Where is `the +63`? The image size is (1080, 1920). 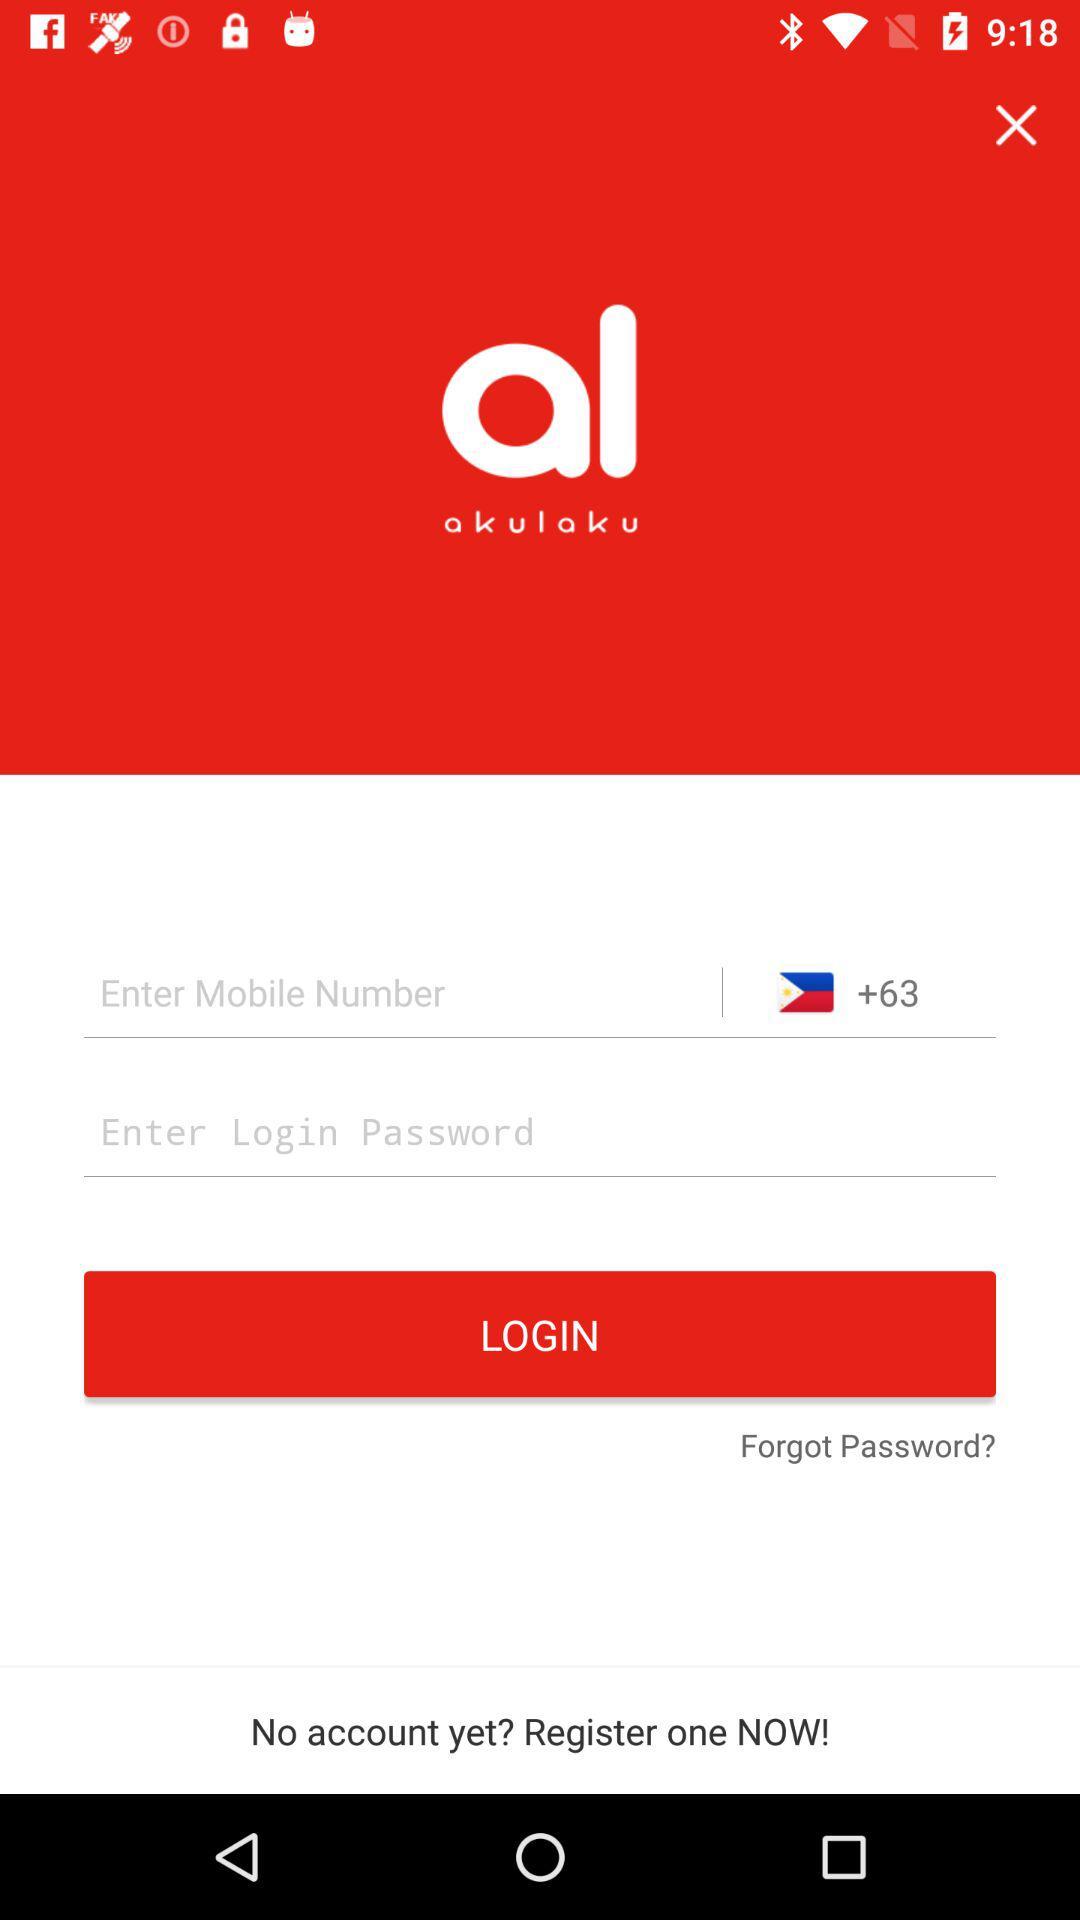 the +63 is located at coordinates (858, 992).